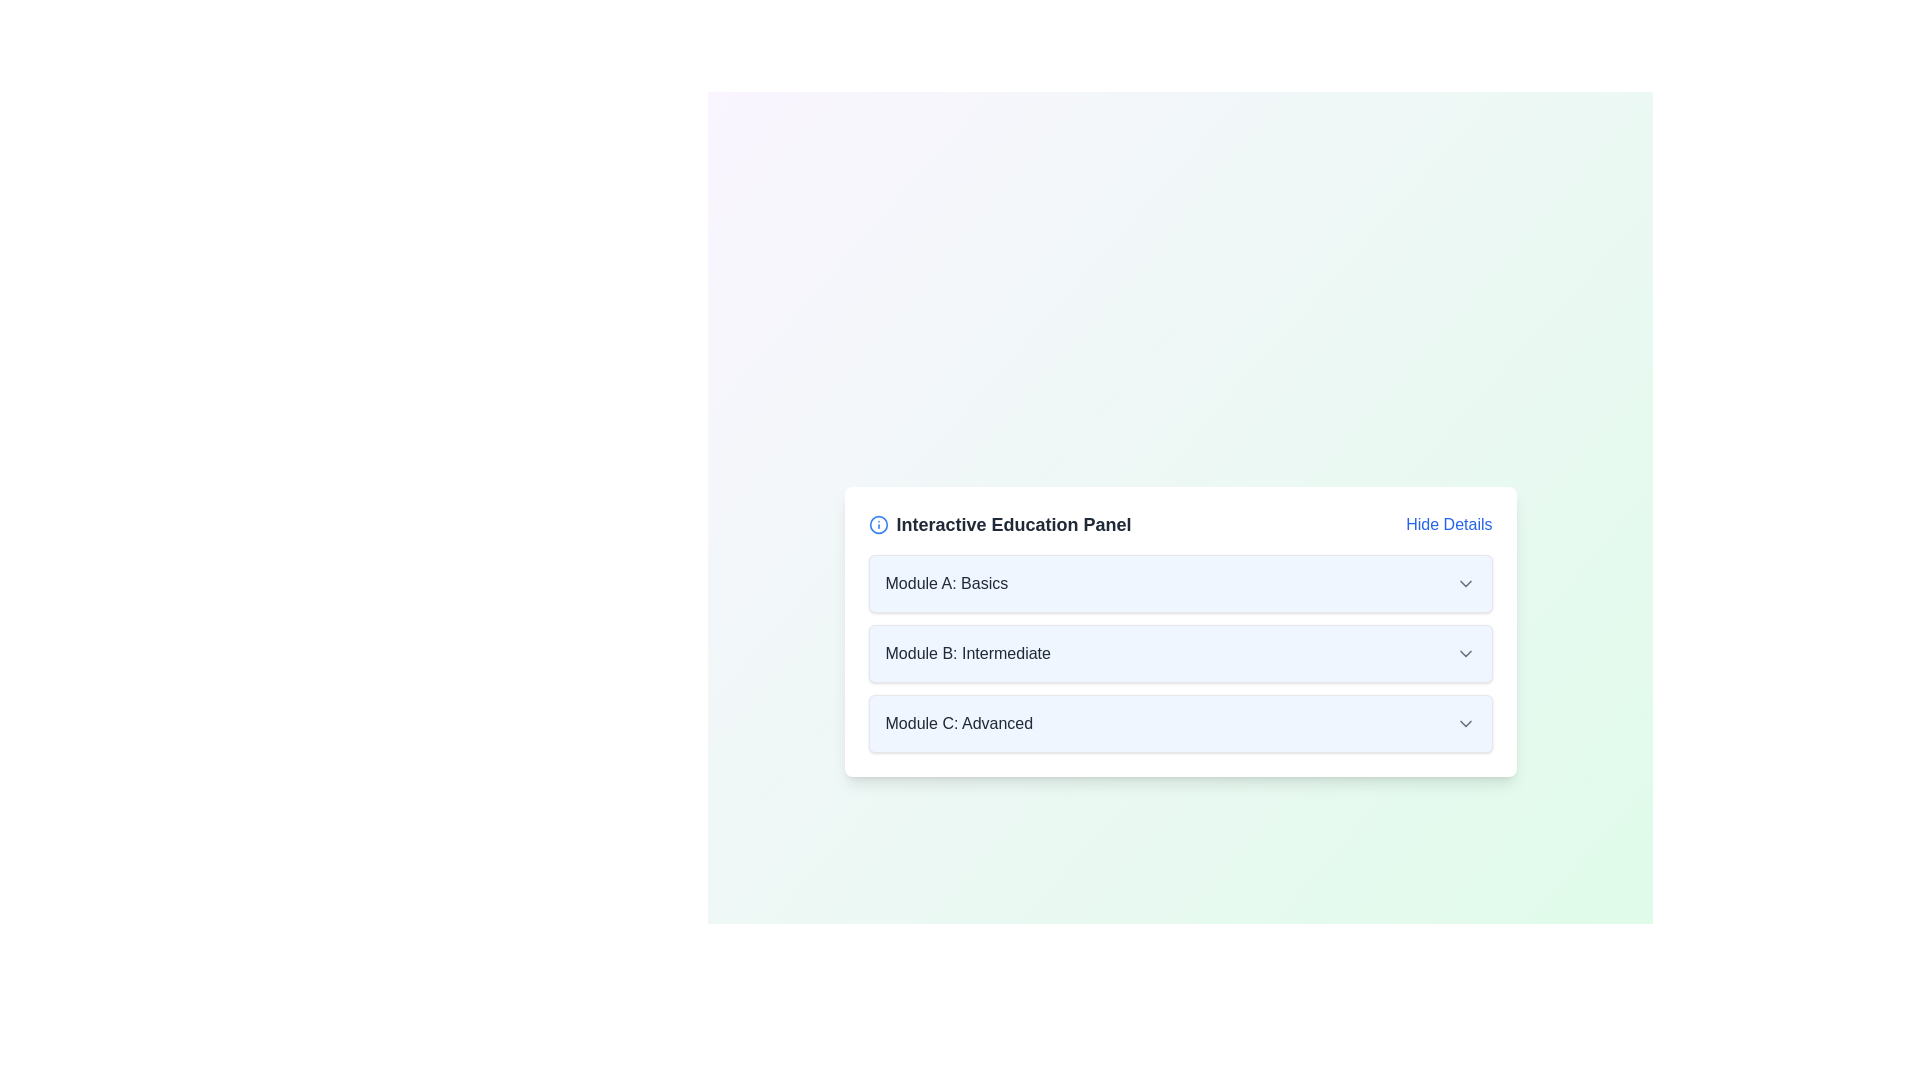  Describe the element at coordinates (878, 523) in the screenshot. I see `circular SVG graphical element within the information icon located at the left side of the 'Interactive Education Panel' header` at that location.